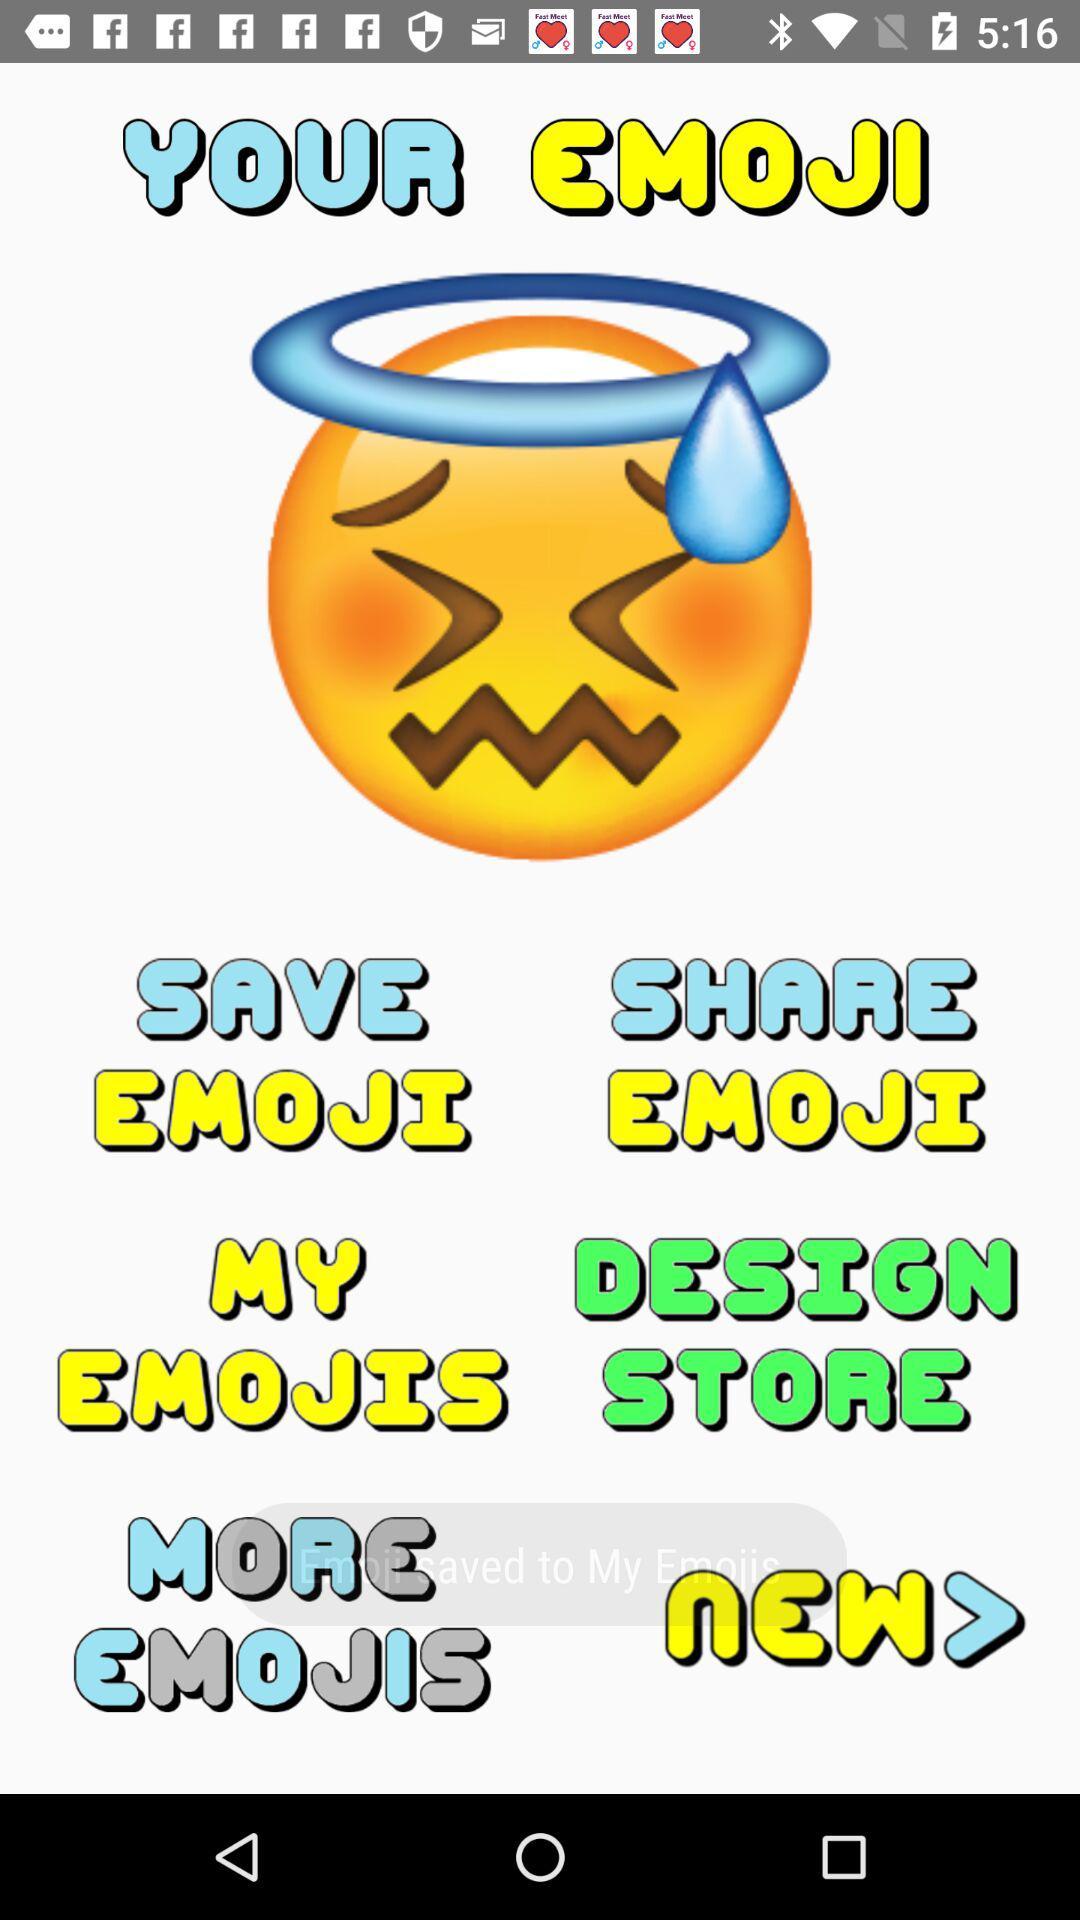 The width and height of the screenshot is (1080, 1920). What do you see at coordinates (283, 1614) in the screenshot?
I see `emoji image` at bounding box center [283, 1614].